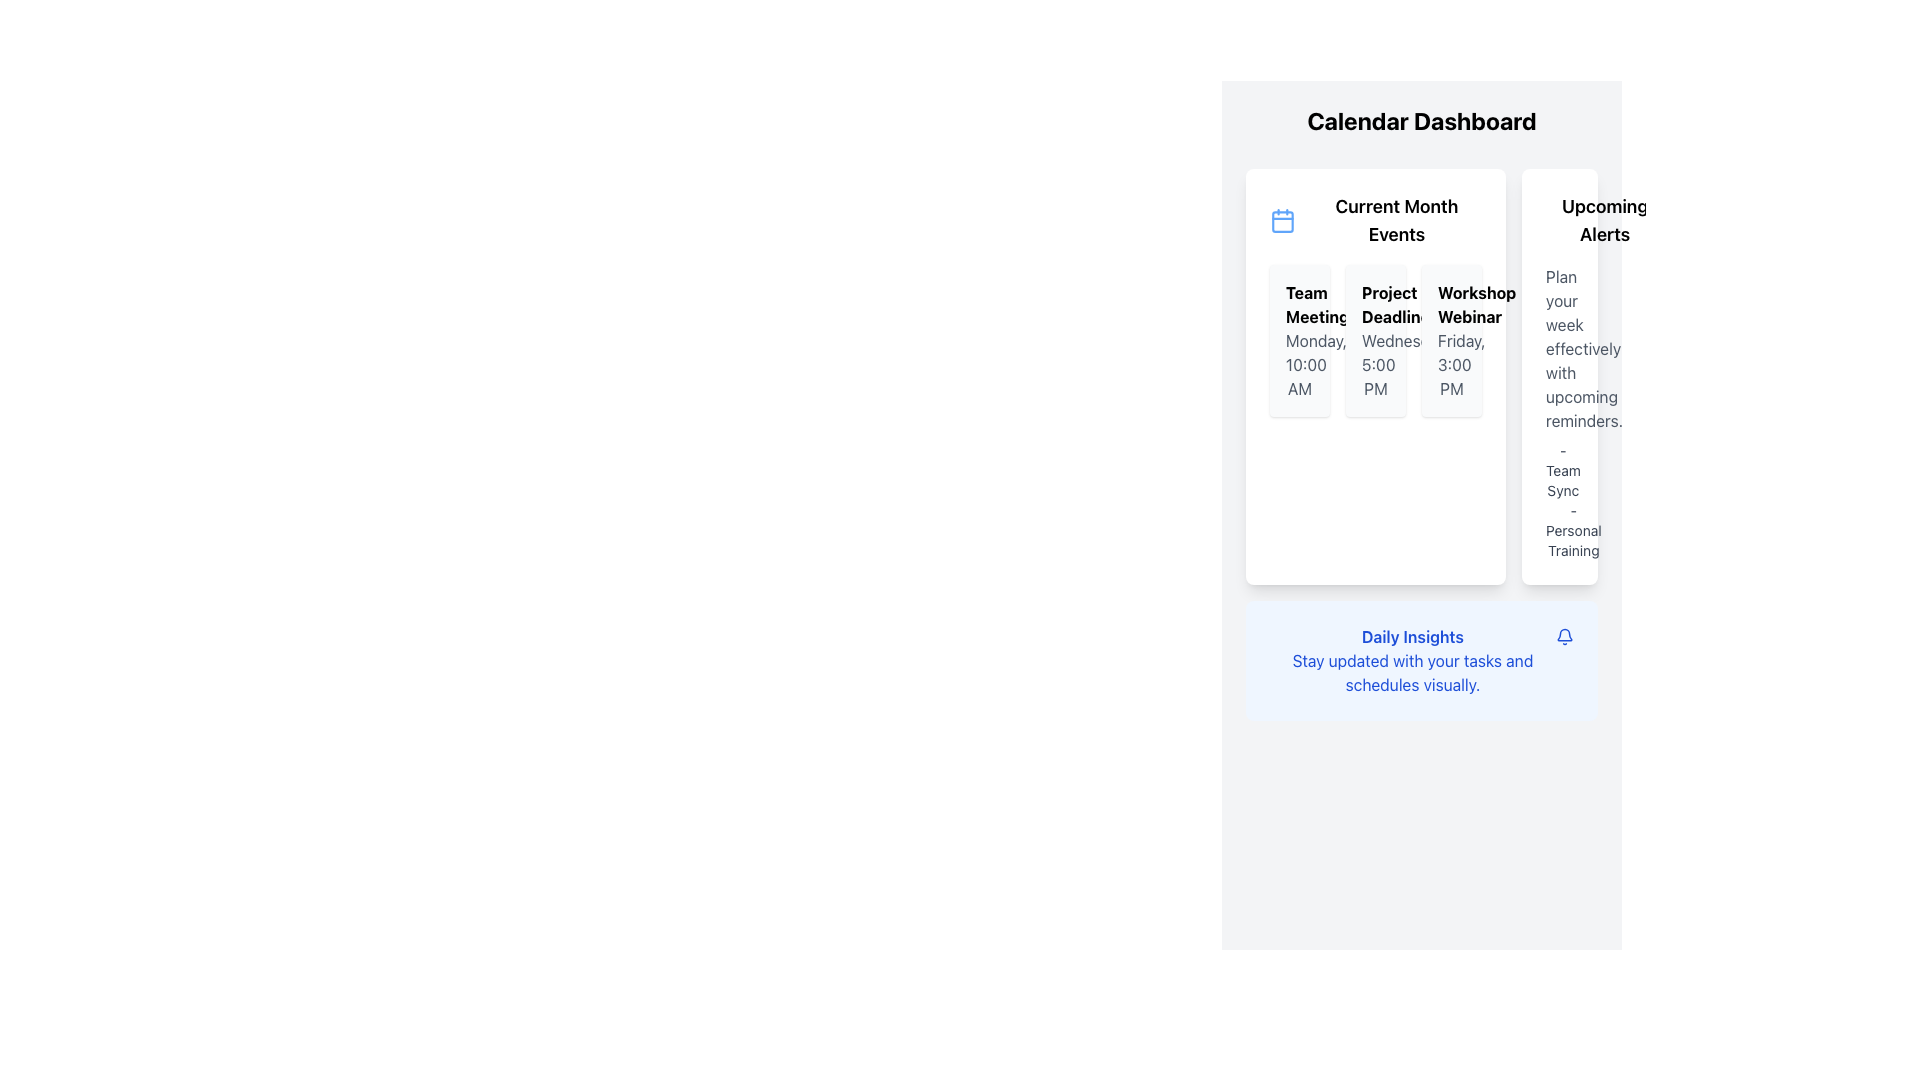 Image resolution: width=1920 pixels, height=1080 pixels. Describe the element at coordinates (1300, 339) in the screenshot. I see `the Information Card displaying details about the scheduled team meeting located in the 'Current Month Events' section, positioned to the far left in the grid layout` at that location.